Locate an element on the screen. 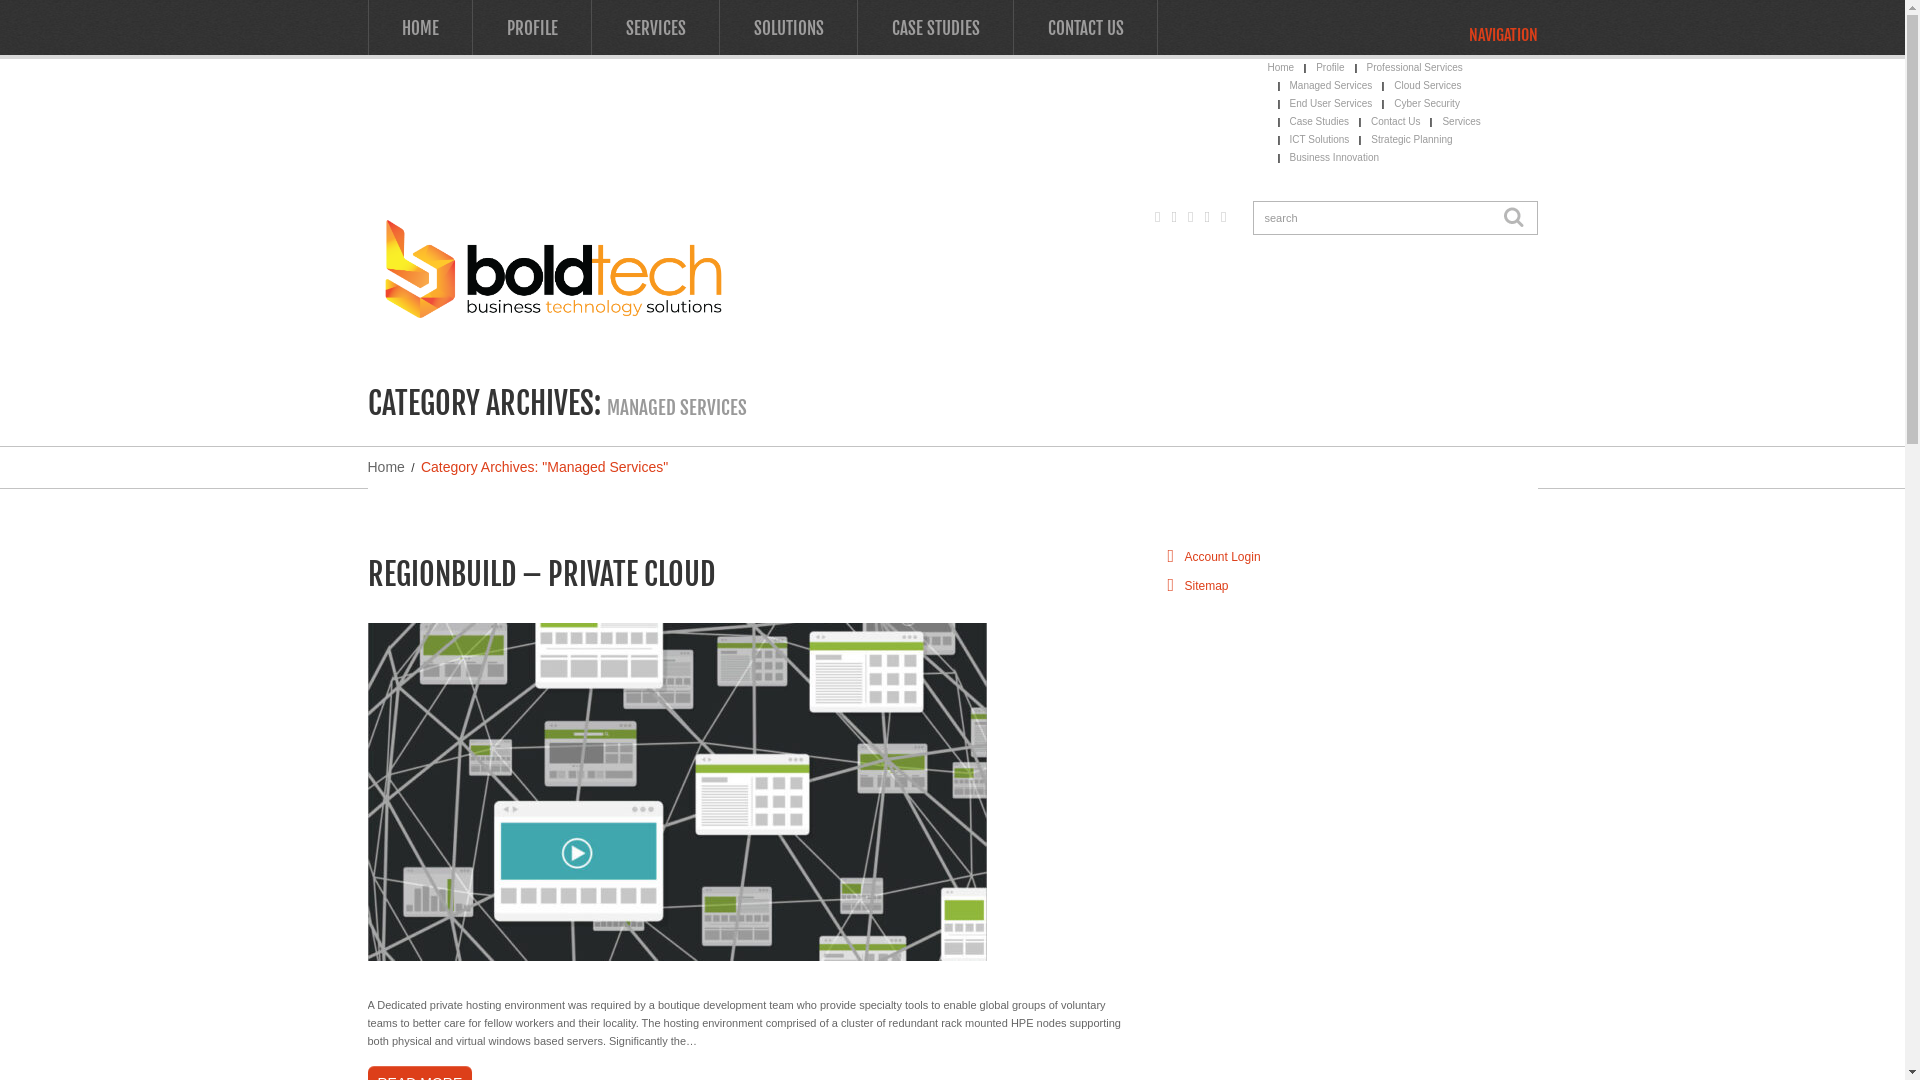  'Services' is located at coordinates (1441, 121).